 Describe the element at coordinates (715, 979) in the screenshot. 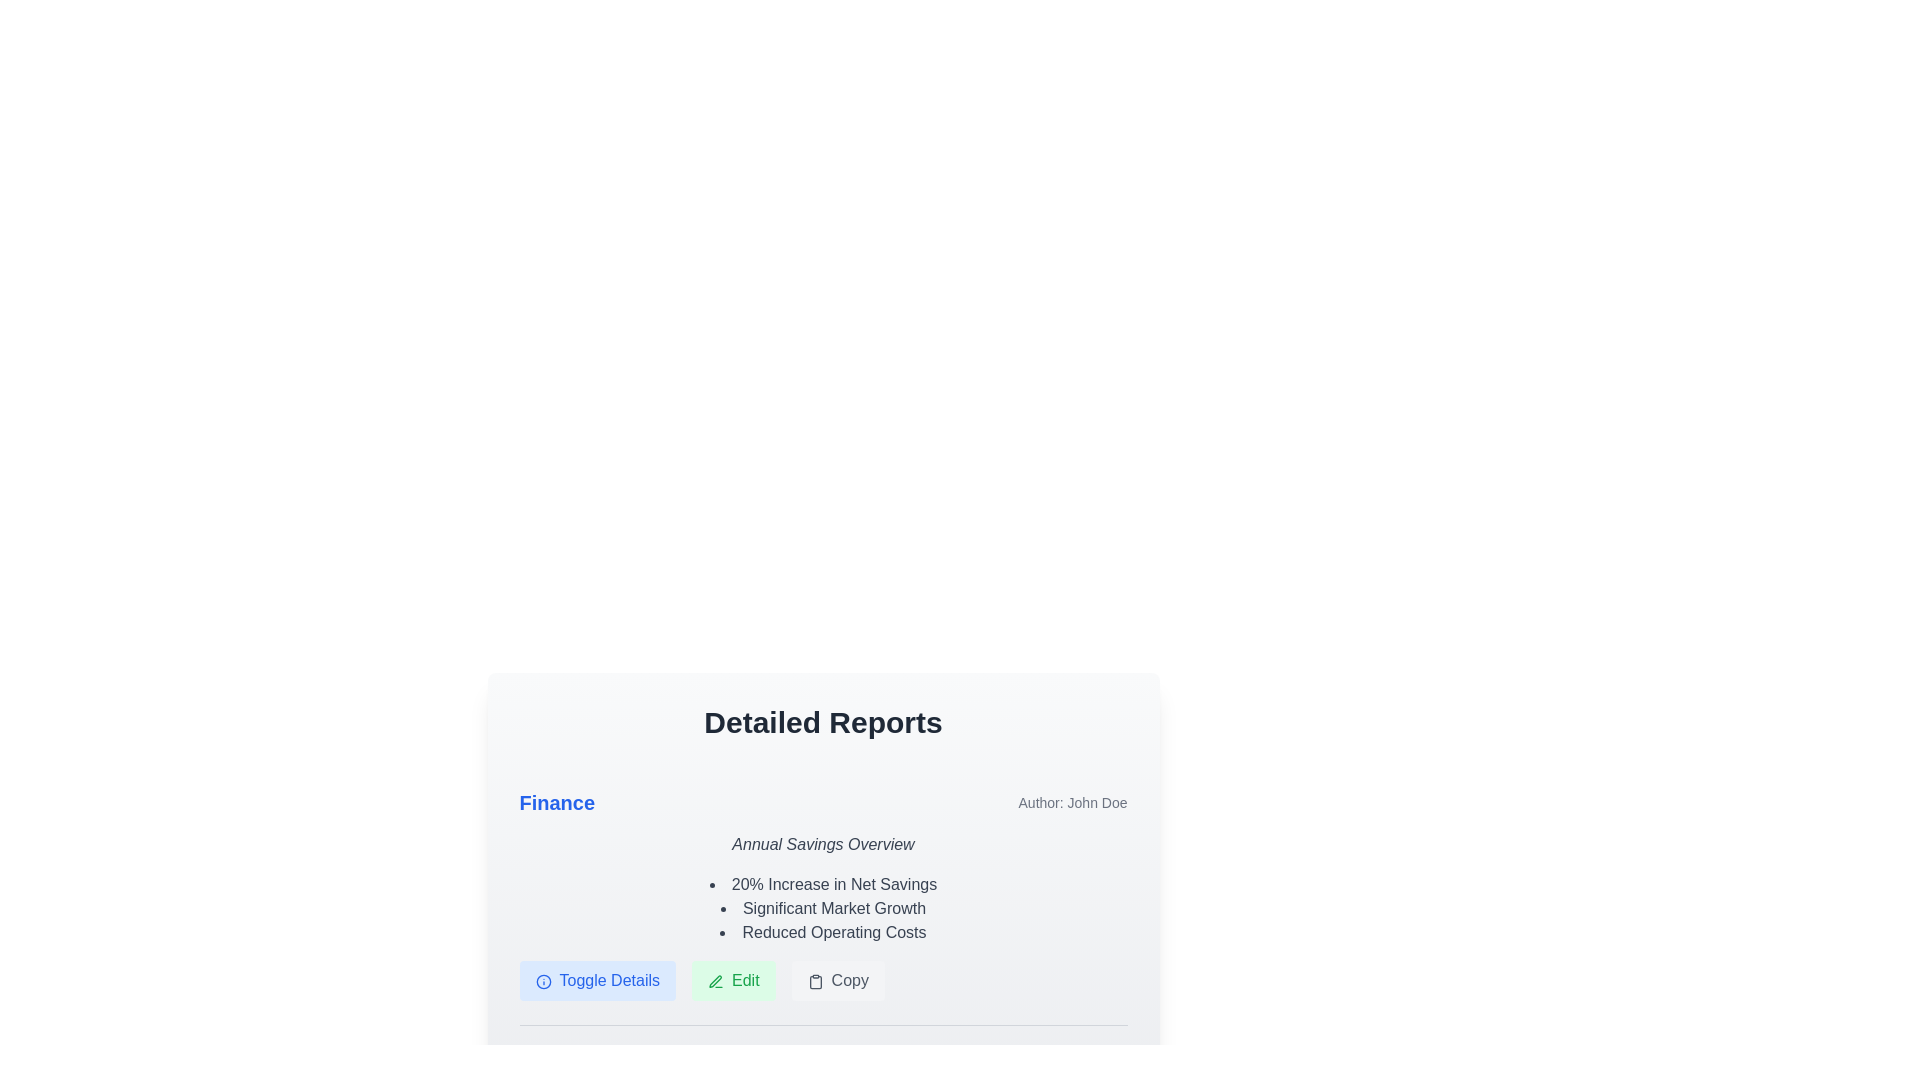

I see `the small green icon resembling a pen, which is located to the left of the 'Edit' text in the rounded green button at the central bottom area of the interface` at that location.